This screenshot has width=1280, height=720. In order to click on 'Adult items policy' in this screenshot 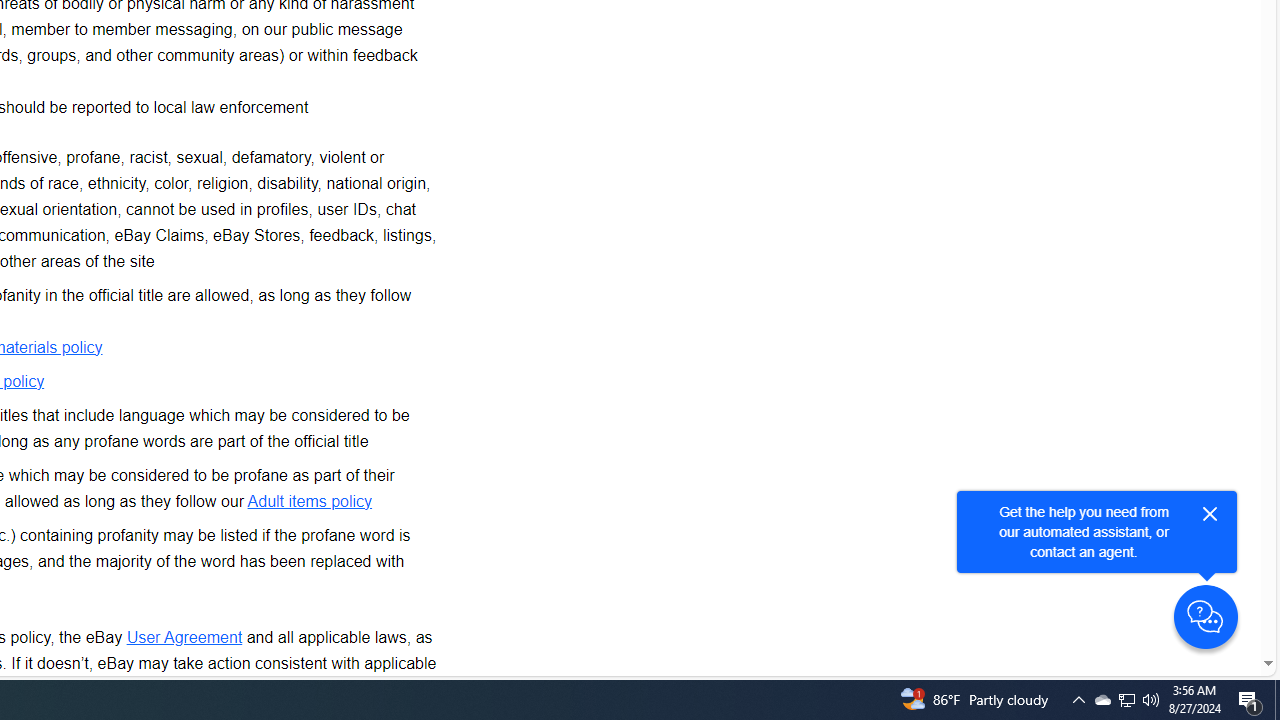, I will do `click(308, 499)`.